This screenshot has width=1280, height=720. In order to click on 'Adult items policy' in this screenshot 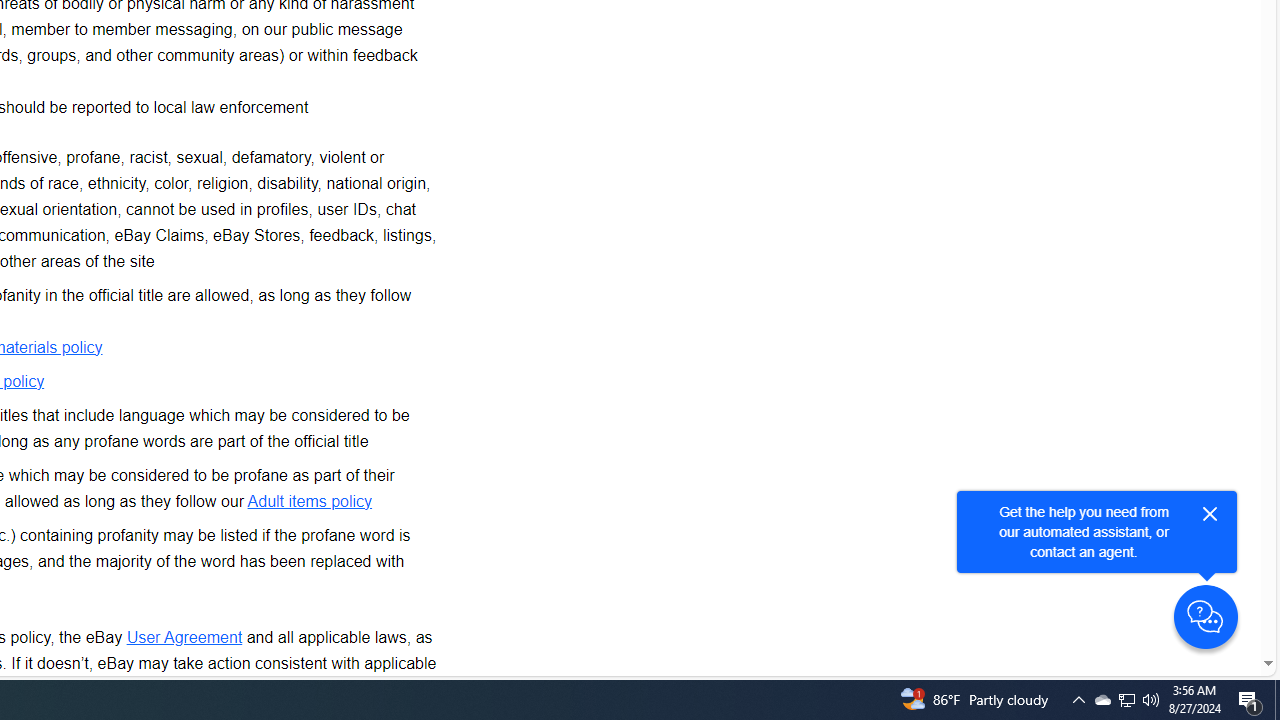, I will do `click(308, 499)`.